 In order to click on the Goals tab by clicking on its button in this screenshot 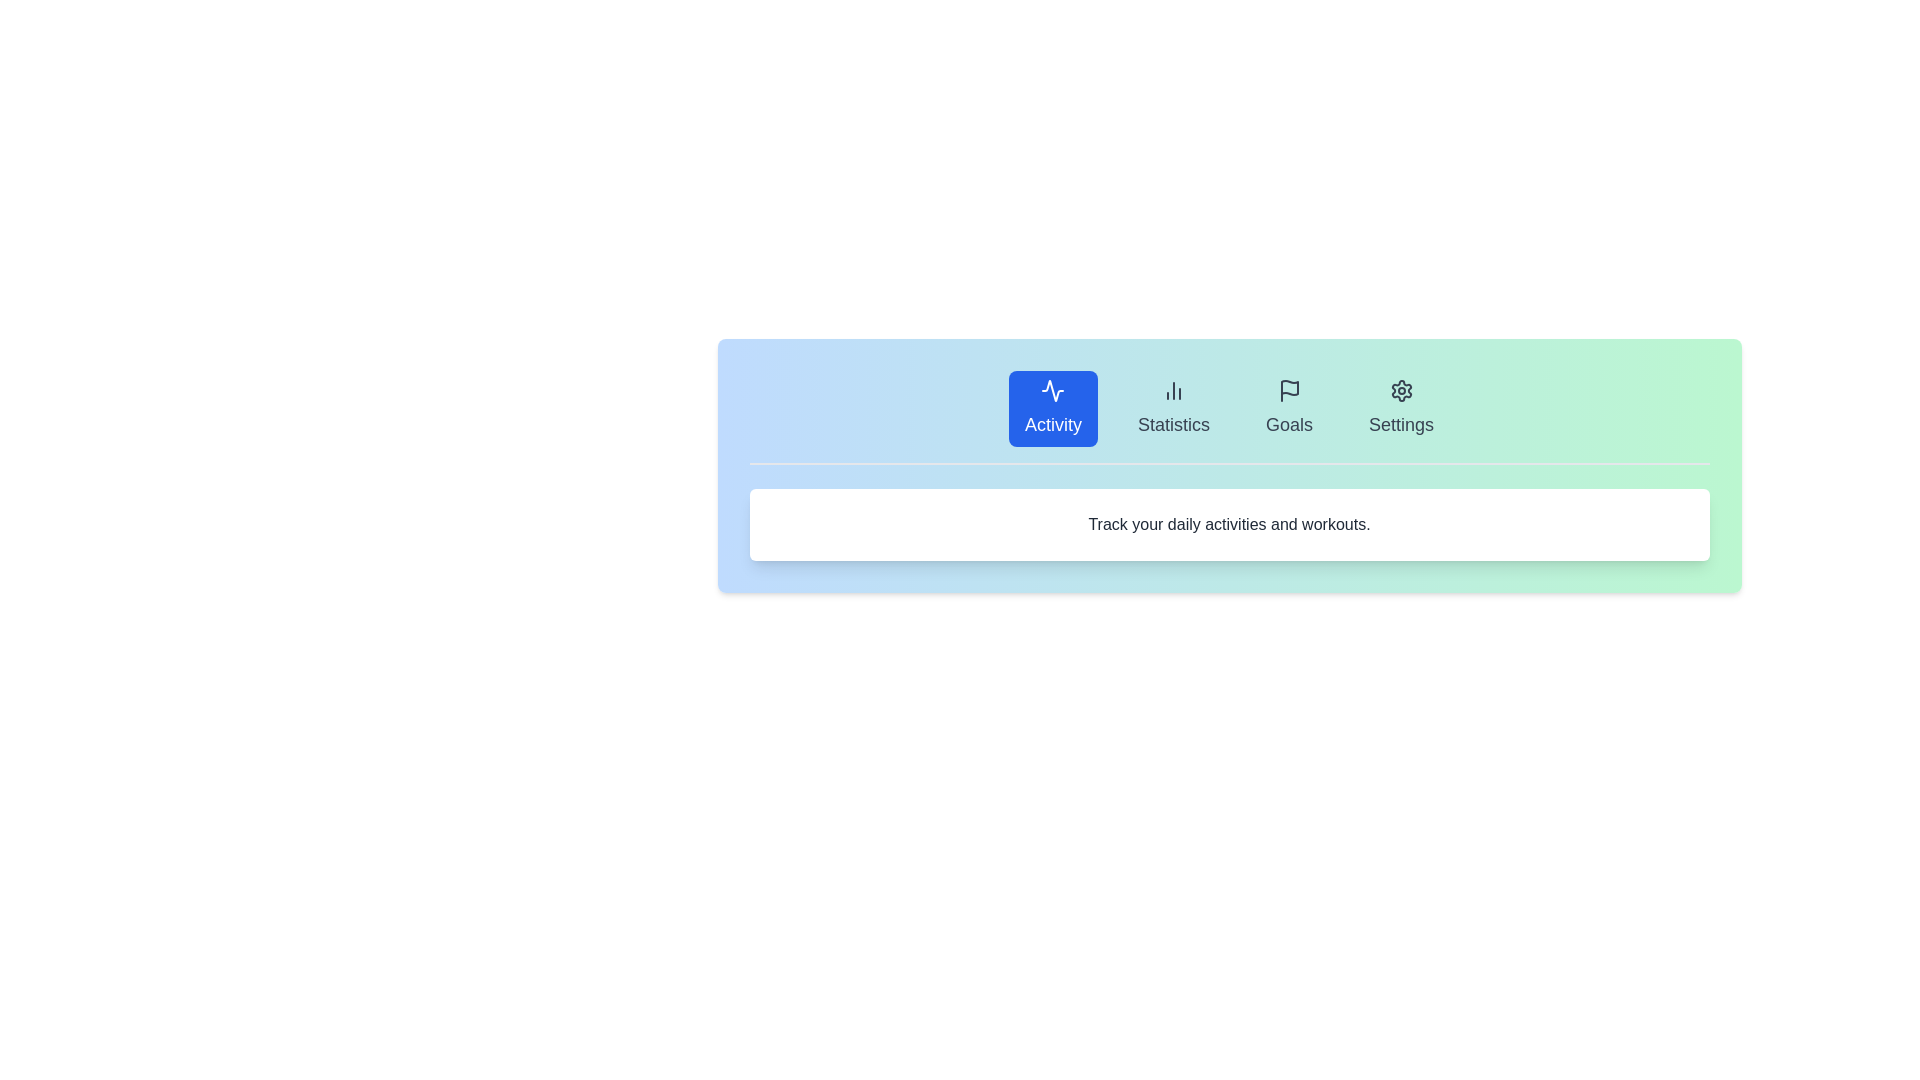, I will do `click(1289, 407)`.